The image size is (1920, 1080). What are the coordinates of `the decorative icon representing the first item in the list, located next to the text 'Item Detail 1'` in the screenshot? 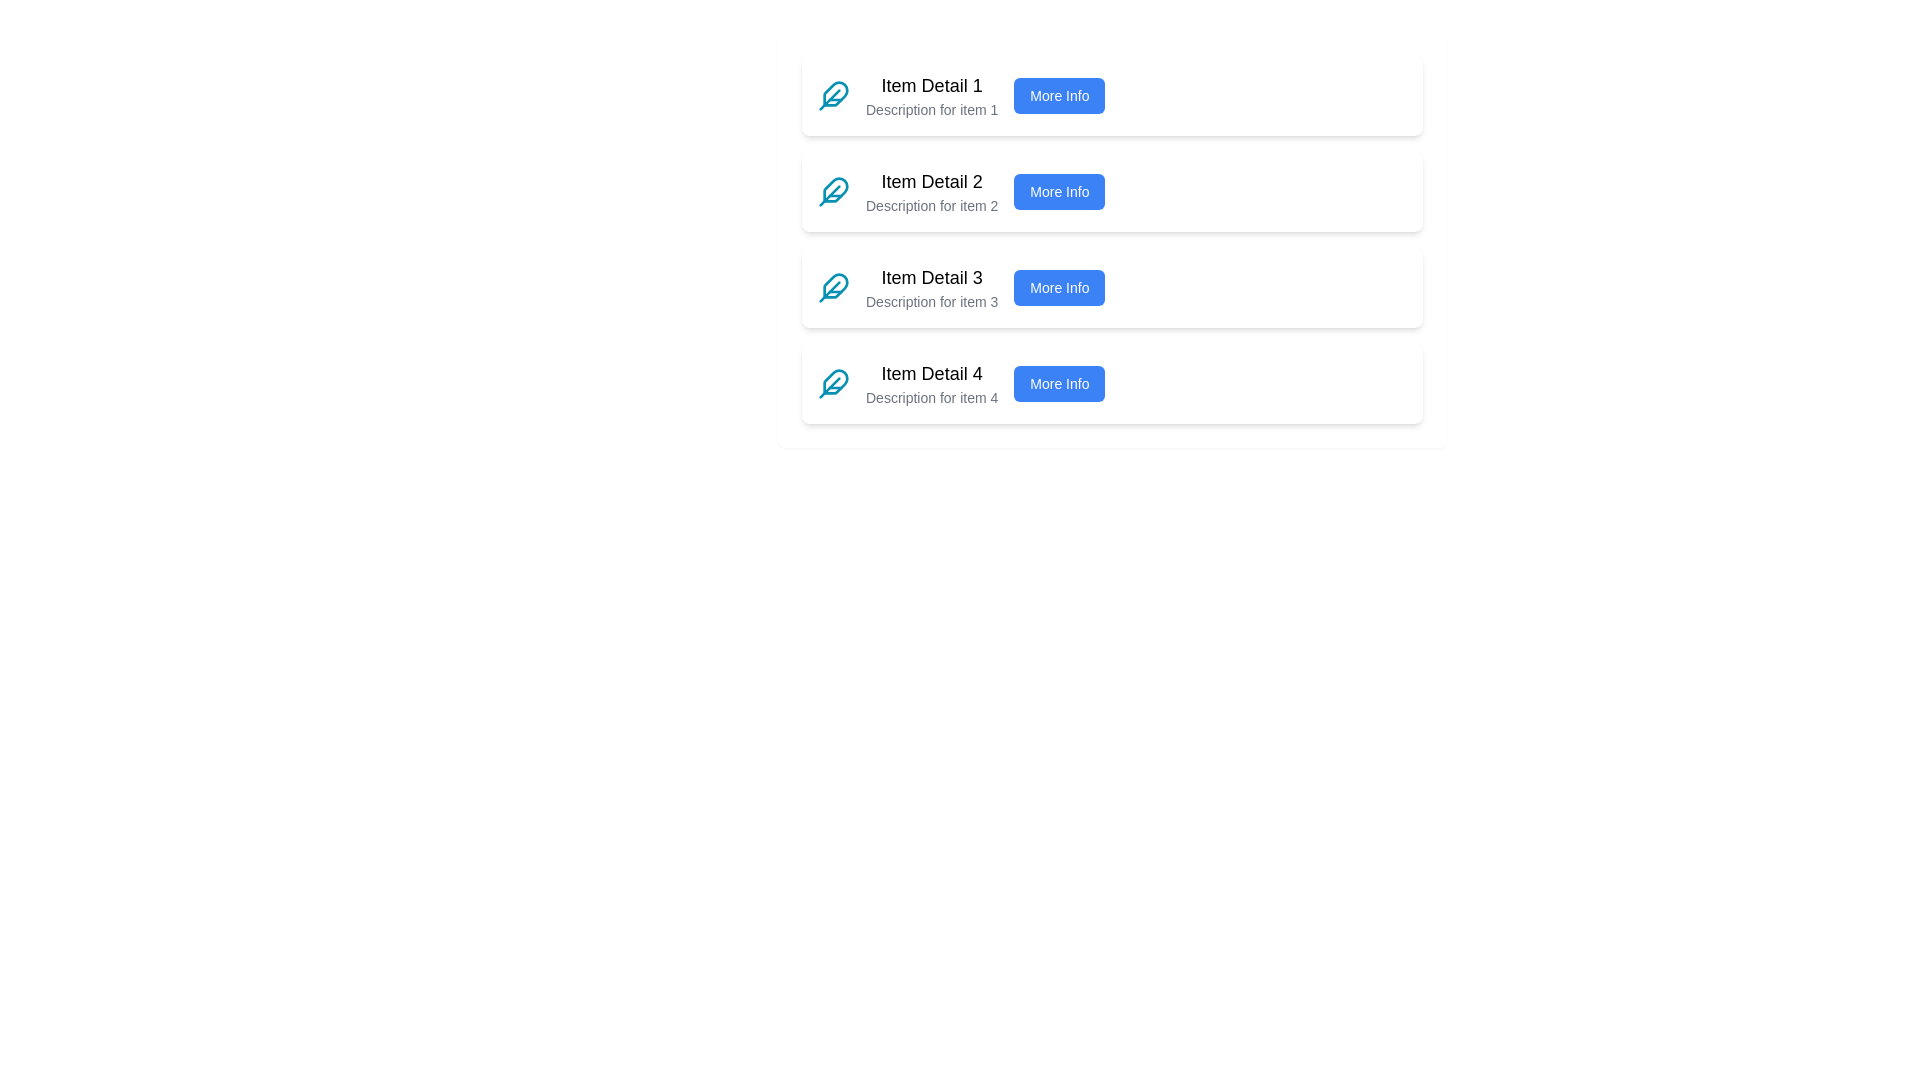 It's located at (834, 96).